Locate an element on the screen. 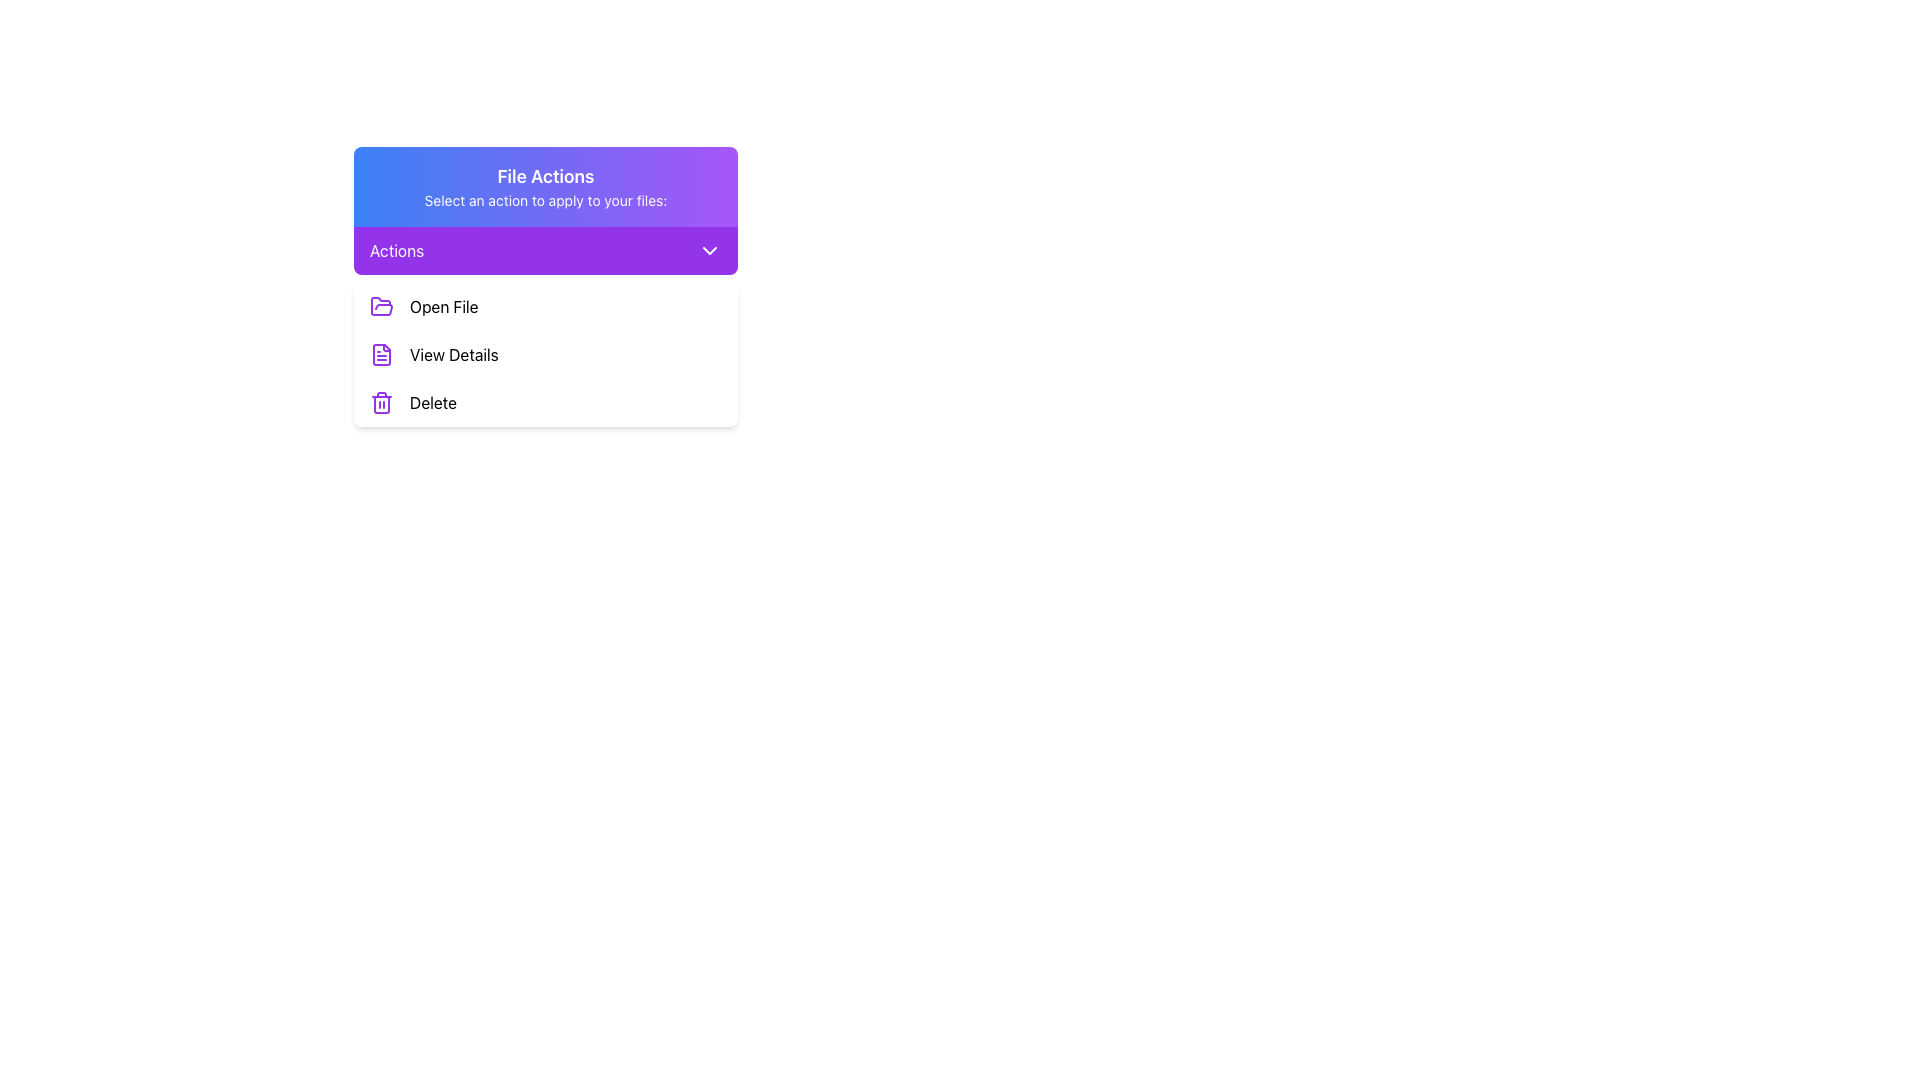 The height and width of the screenshot is (1080, 1920). to select the 'View Details' menu option, which is the second item in the 'File Actions' menu, positioned below 'Open File' and above 'Delete' is located at coordinates (546, 353).